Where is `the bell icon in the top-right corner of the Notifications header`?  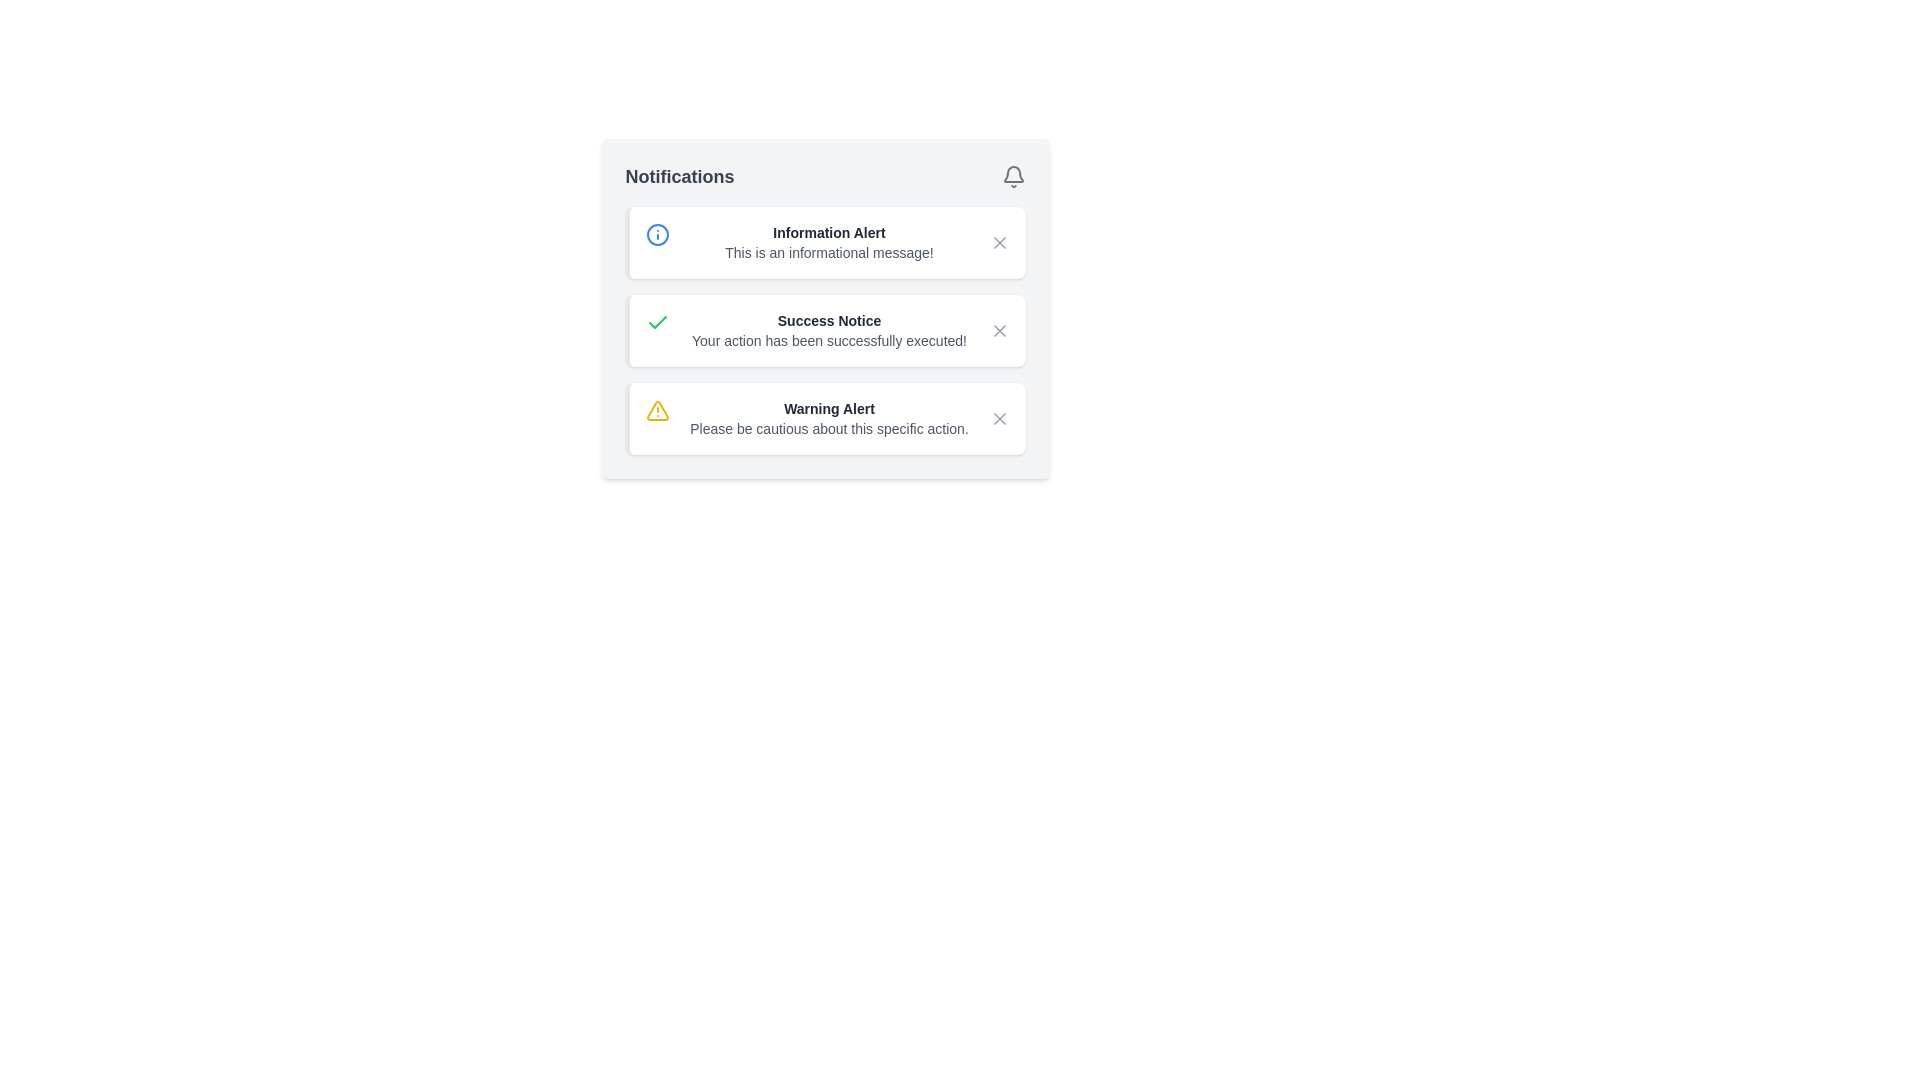 the bell icon in the top-right corner of the Notifications header is located at coordinates (1013, 176).